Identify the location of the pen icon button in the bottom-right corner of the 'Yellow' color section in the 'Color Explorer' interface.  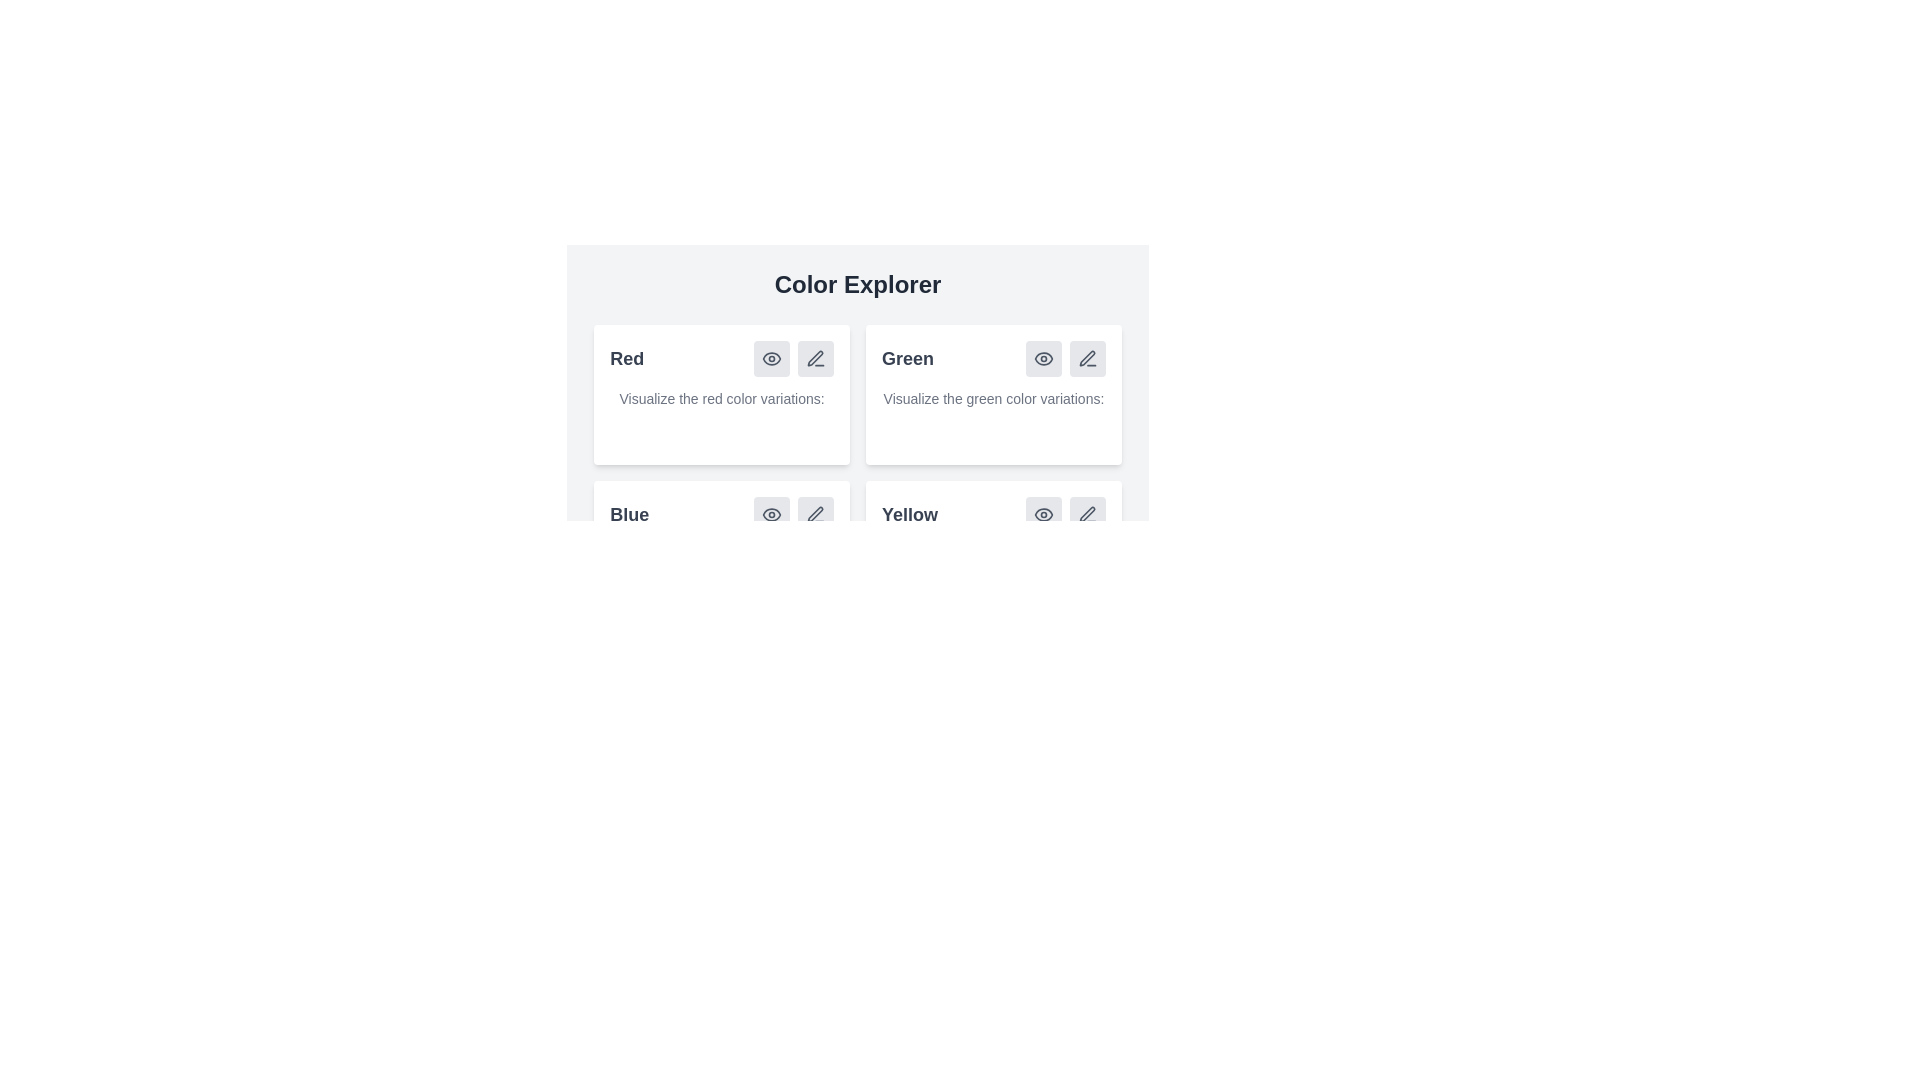
(1086, 513).